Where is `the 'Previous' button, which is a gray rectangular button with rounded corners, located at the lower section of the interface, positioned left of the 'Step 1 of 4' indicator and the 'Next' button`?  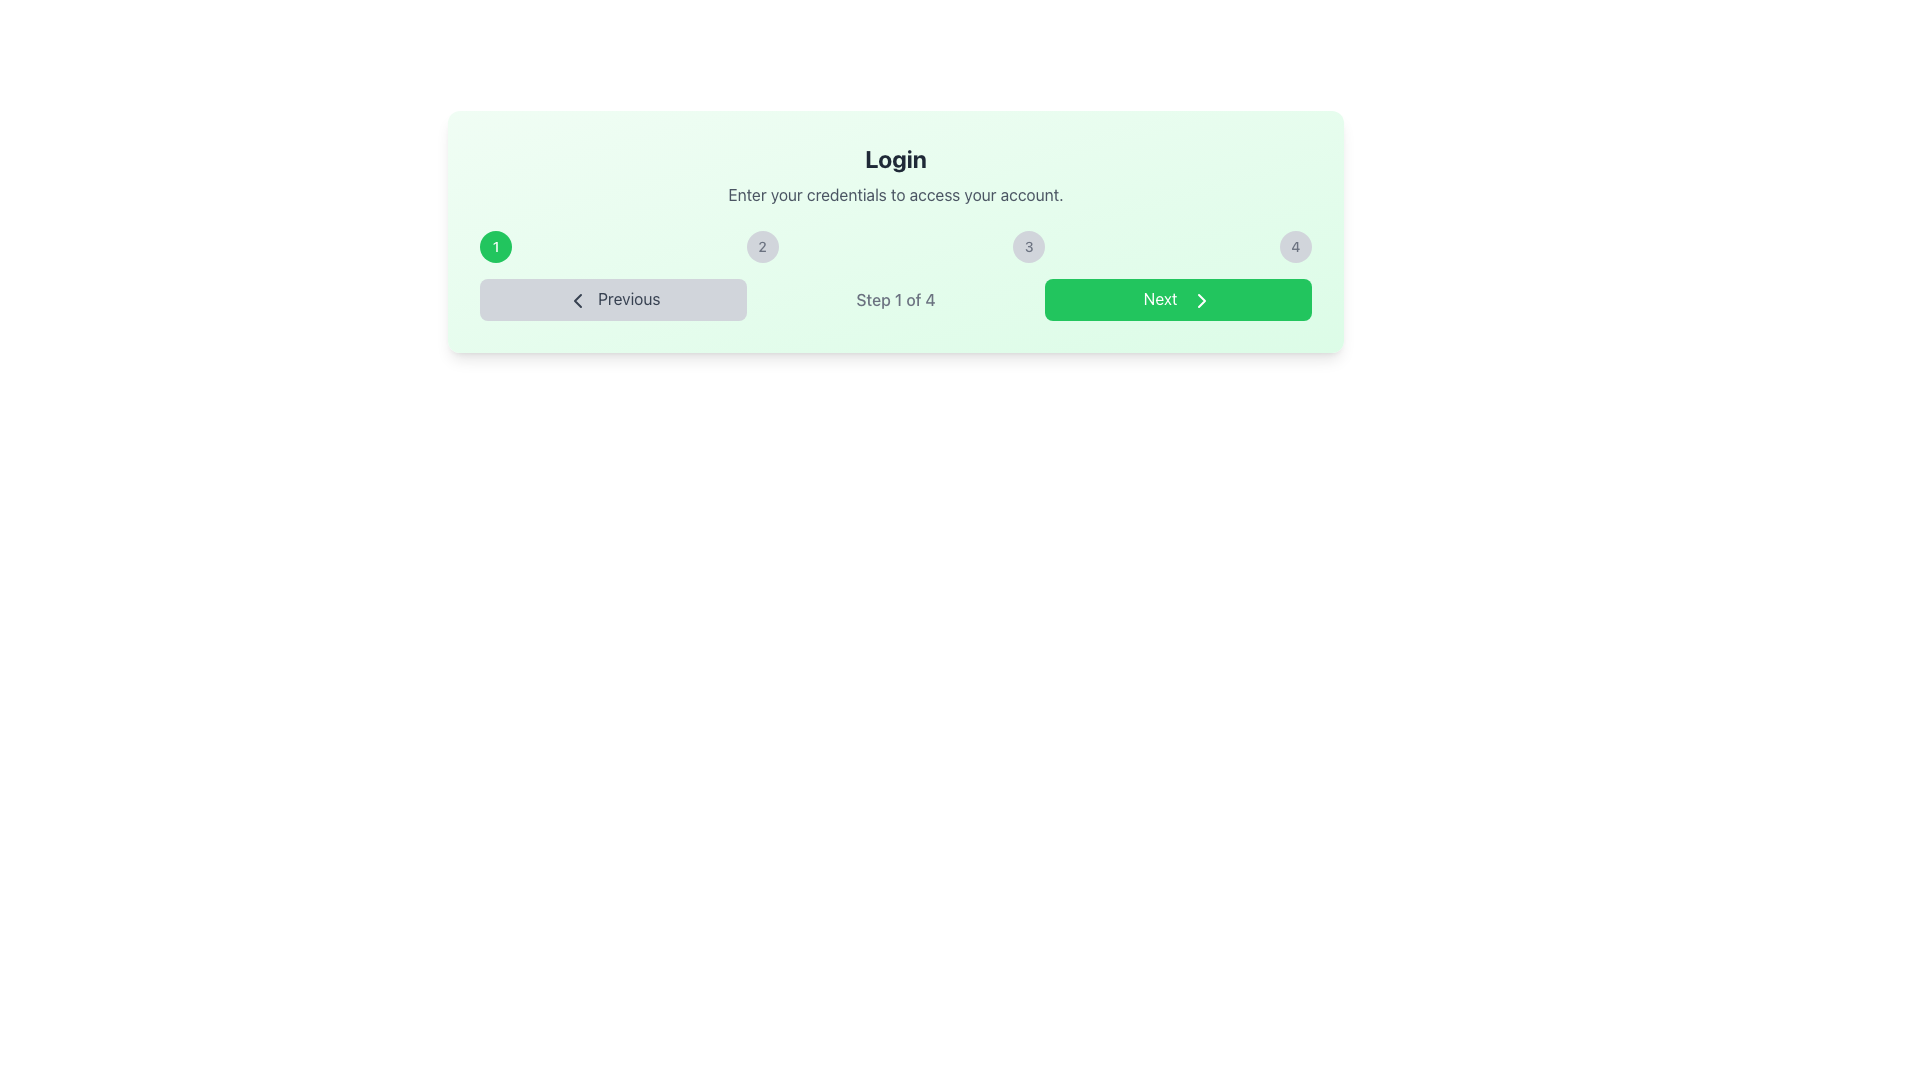 the 'Previous' button, which is a gray rectangular button with rounded corners, located at the lower section of the interface, positioned left of the 'Step 1 of 4' indicator and the 'Next' button is located at coordinates (612, 299).